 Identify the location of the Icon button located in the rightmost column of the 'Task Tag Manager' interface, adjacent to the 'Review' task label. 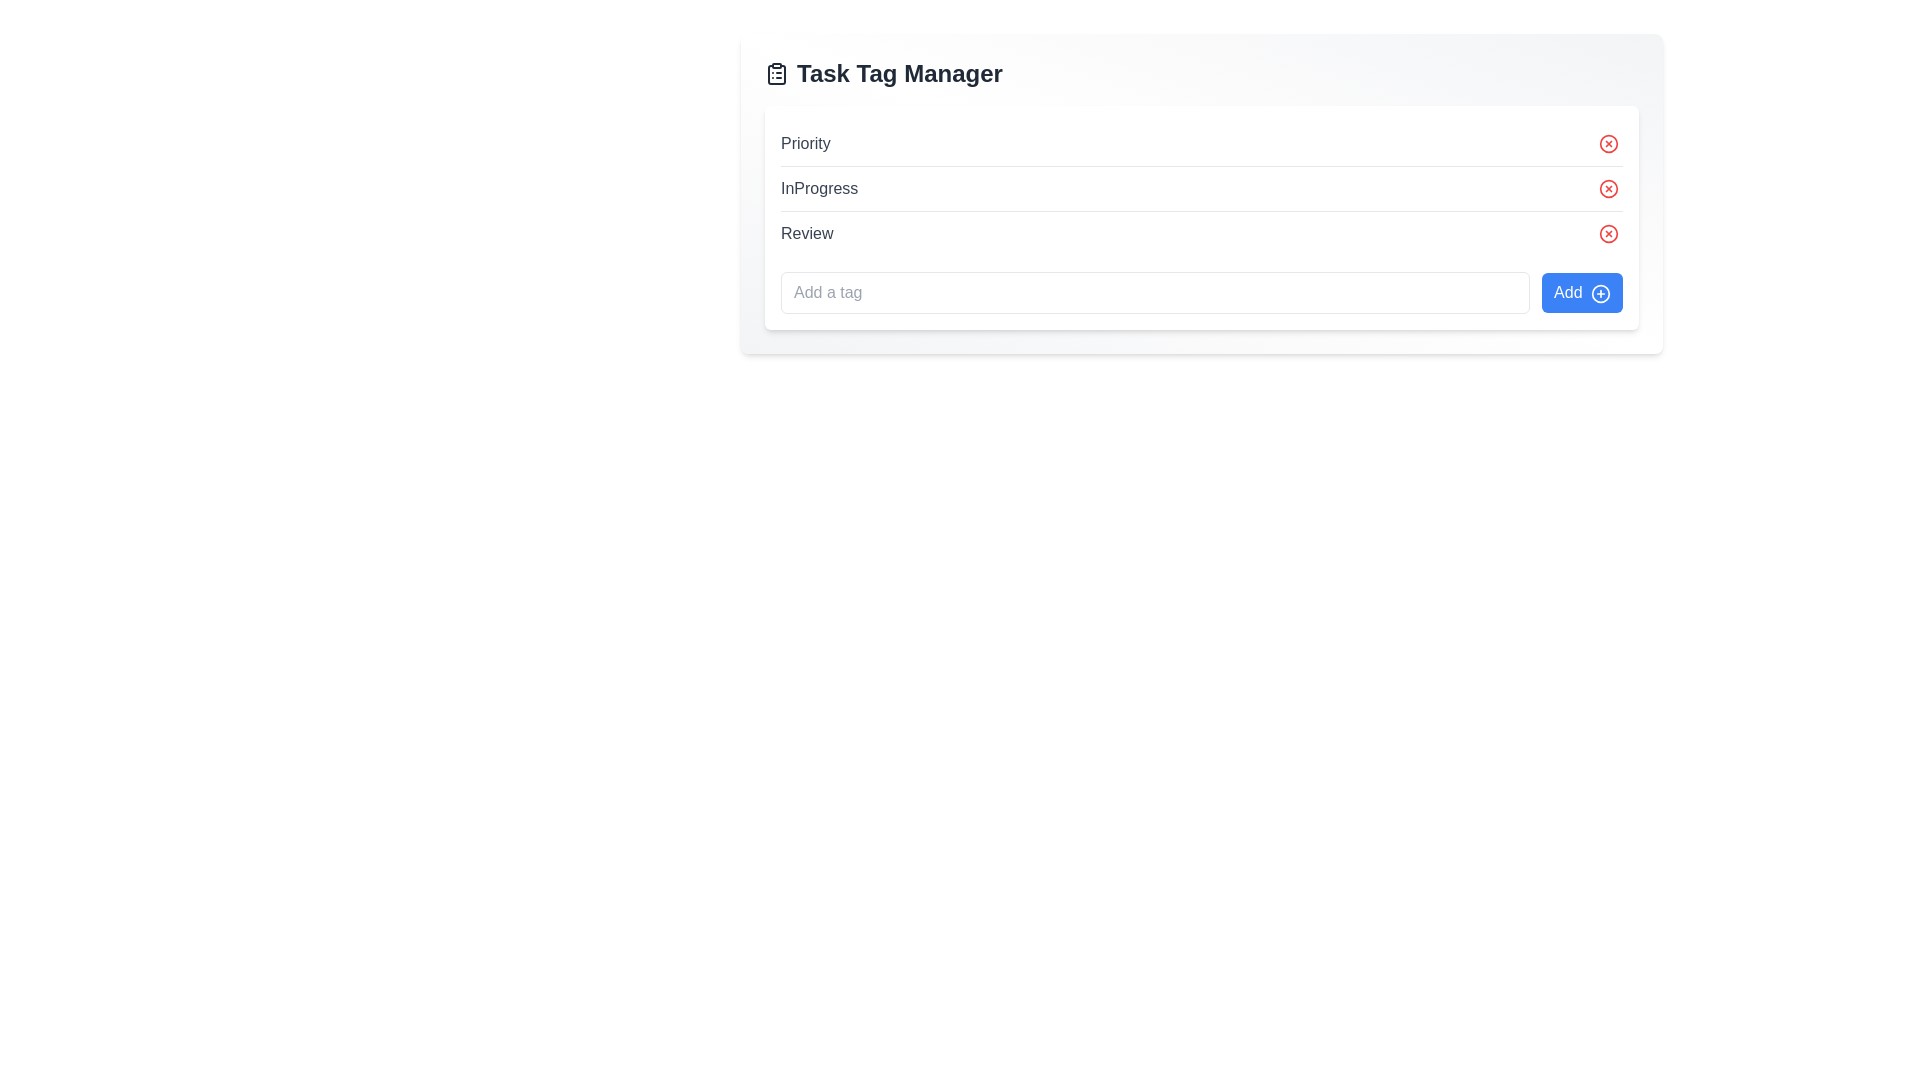
(1608, 233).